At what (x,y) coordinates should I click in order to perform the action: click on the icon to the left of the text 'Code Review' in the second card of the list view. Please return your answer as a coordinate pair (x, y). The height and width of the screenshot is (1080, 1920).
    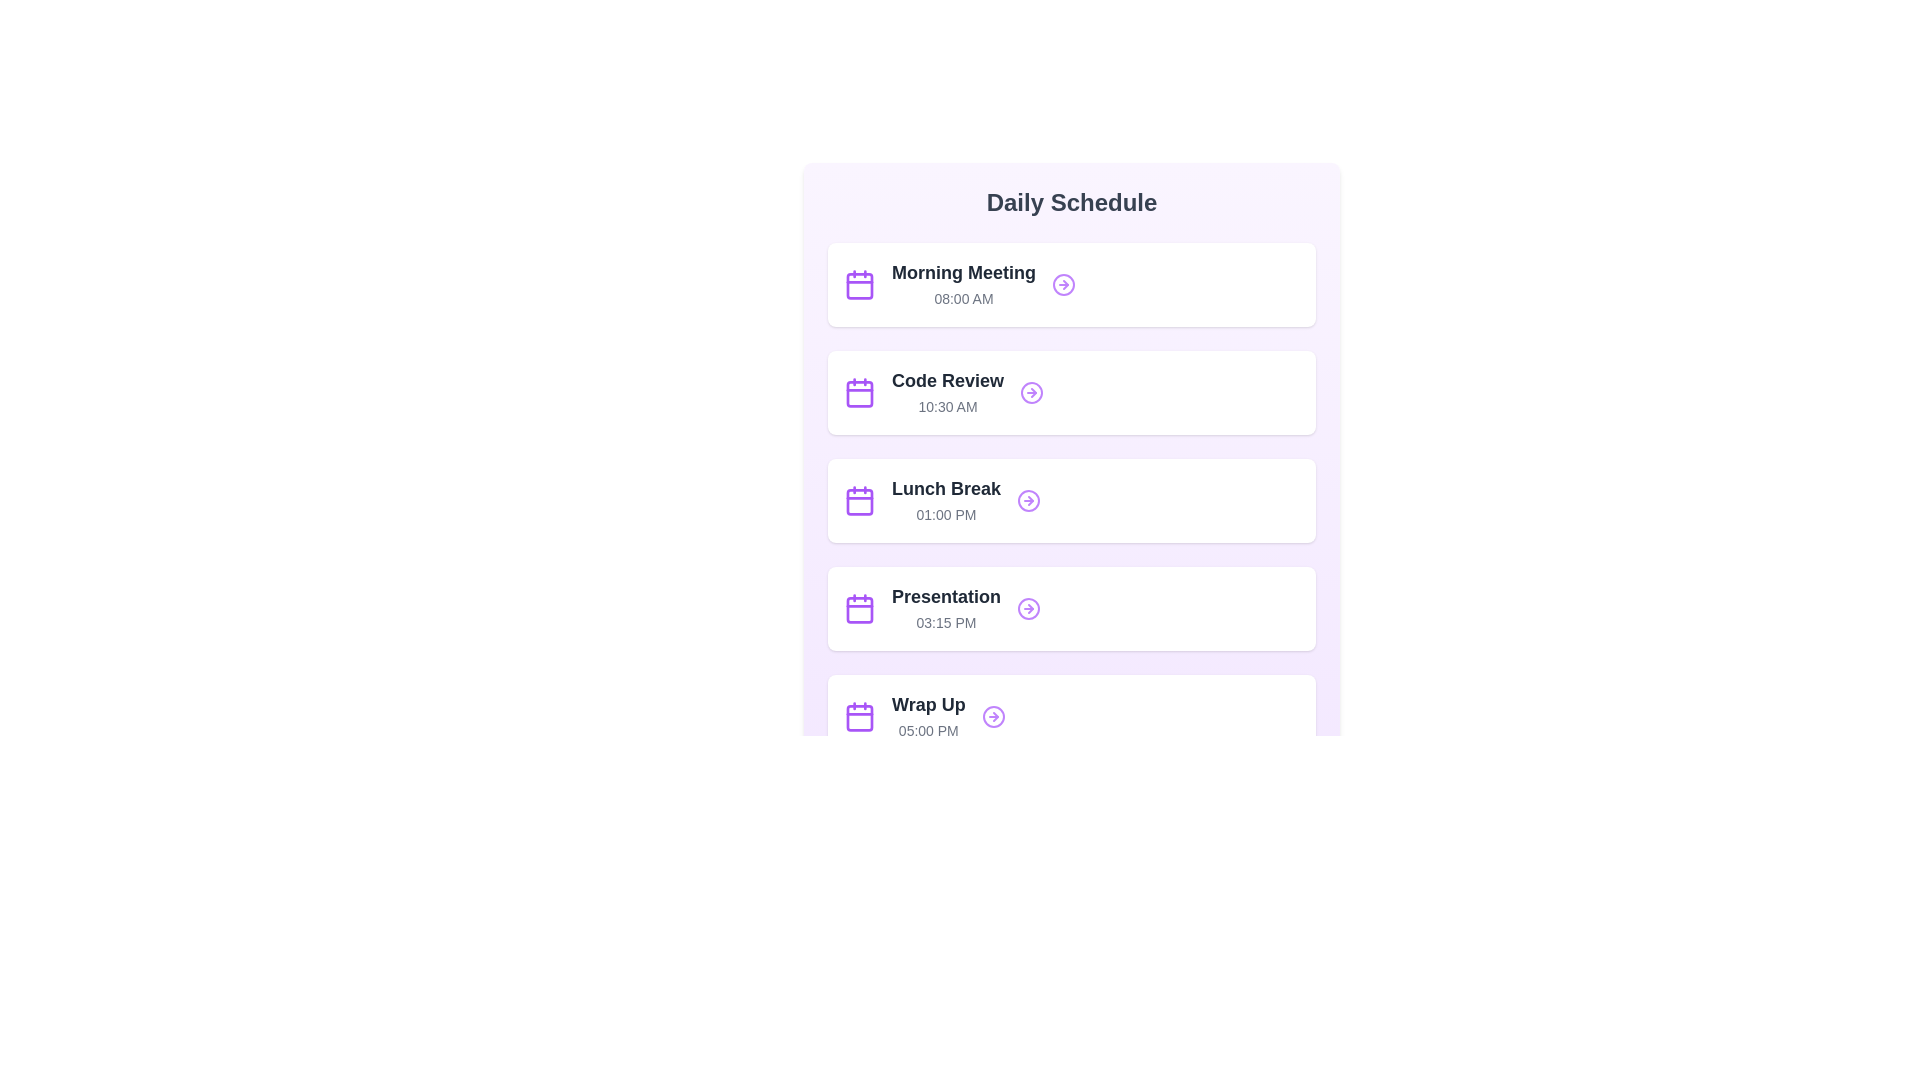
    Looking at the image, I should click on (859, 393).